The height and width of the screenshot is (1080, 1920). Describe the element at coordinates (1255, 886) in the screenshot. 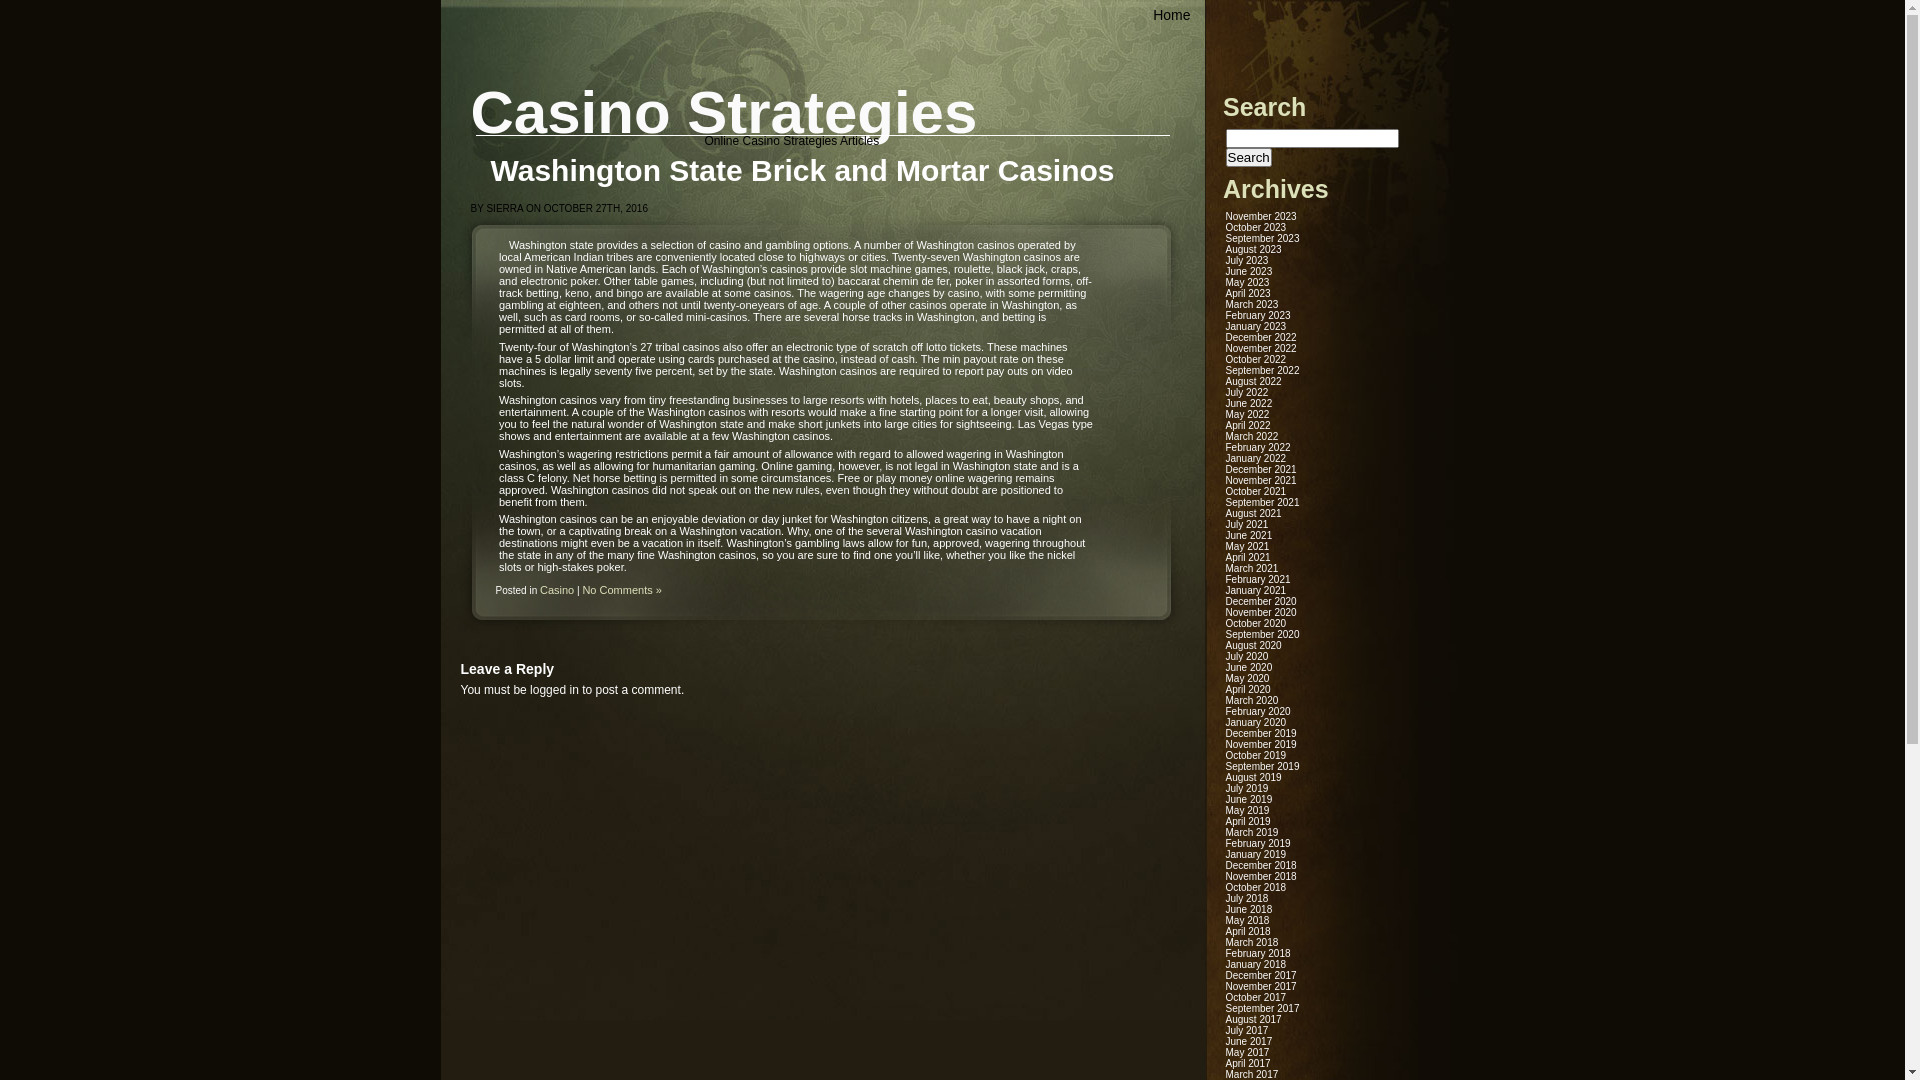

I see `'October 2018'` at that location.